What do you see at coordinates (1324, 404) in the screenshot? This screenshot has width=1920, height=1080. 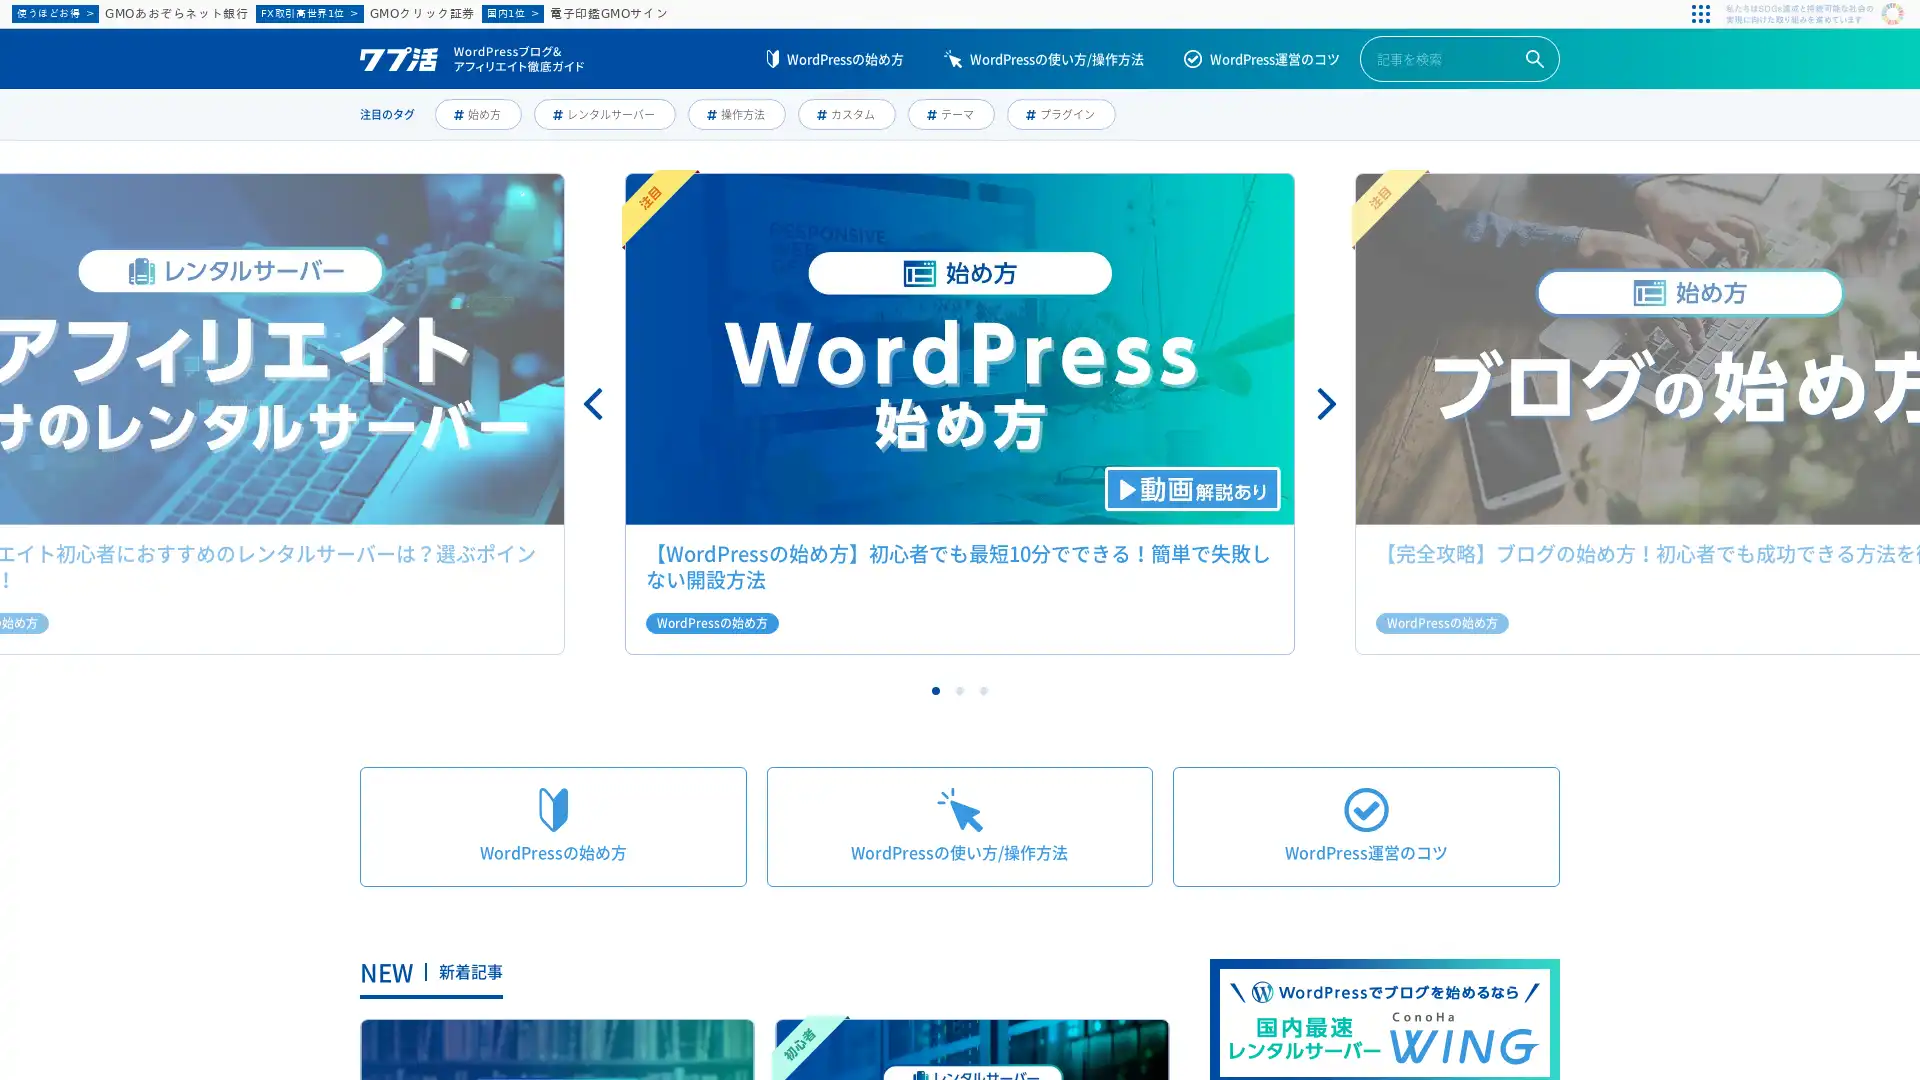 I see `Next` at bounding box center [1324, 404].